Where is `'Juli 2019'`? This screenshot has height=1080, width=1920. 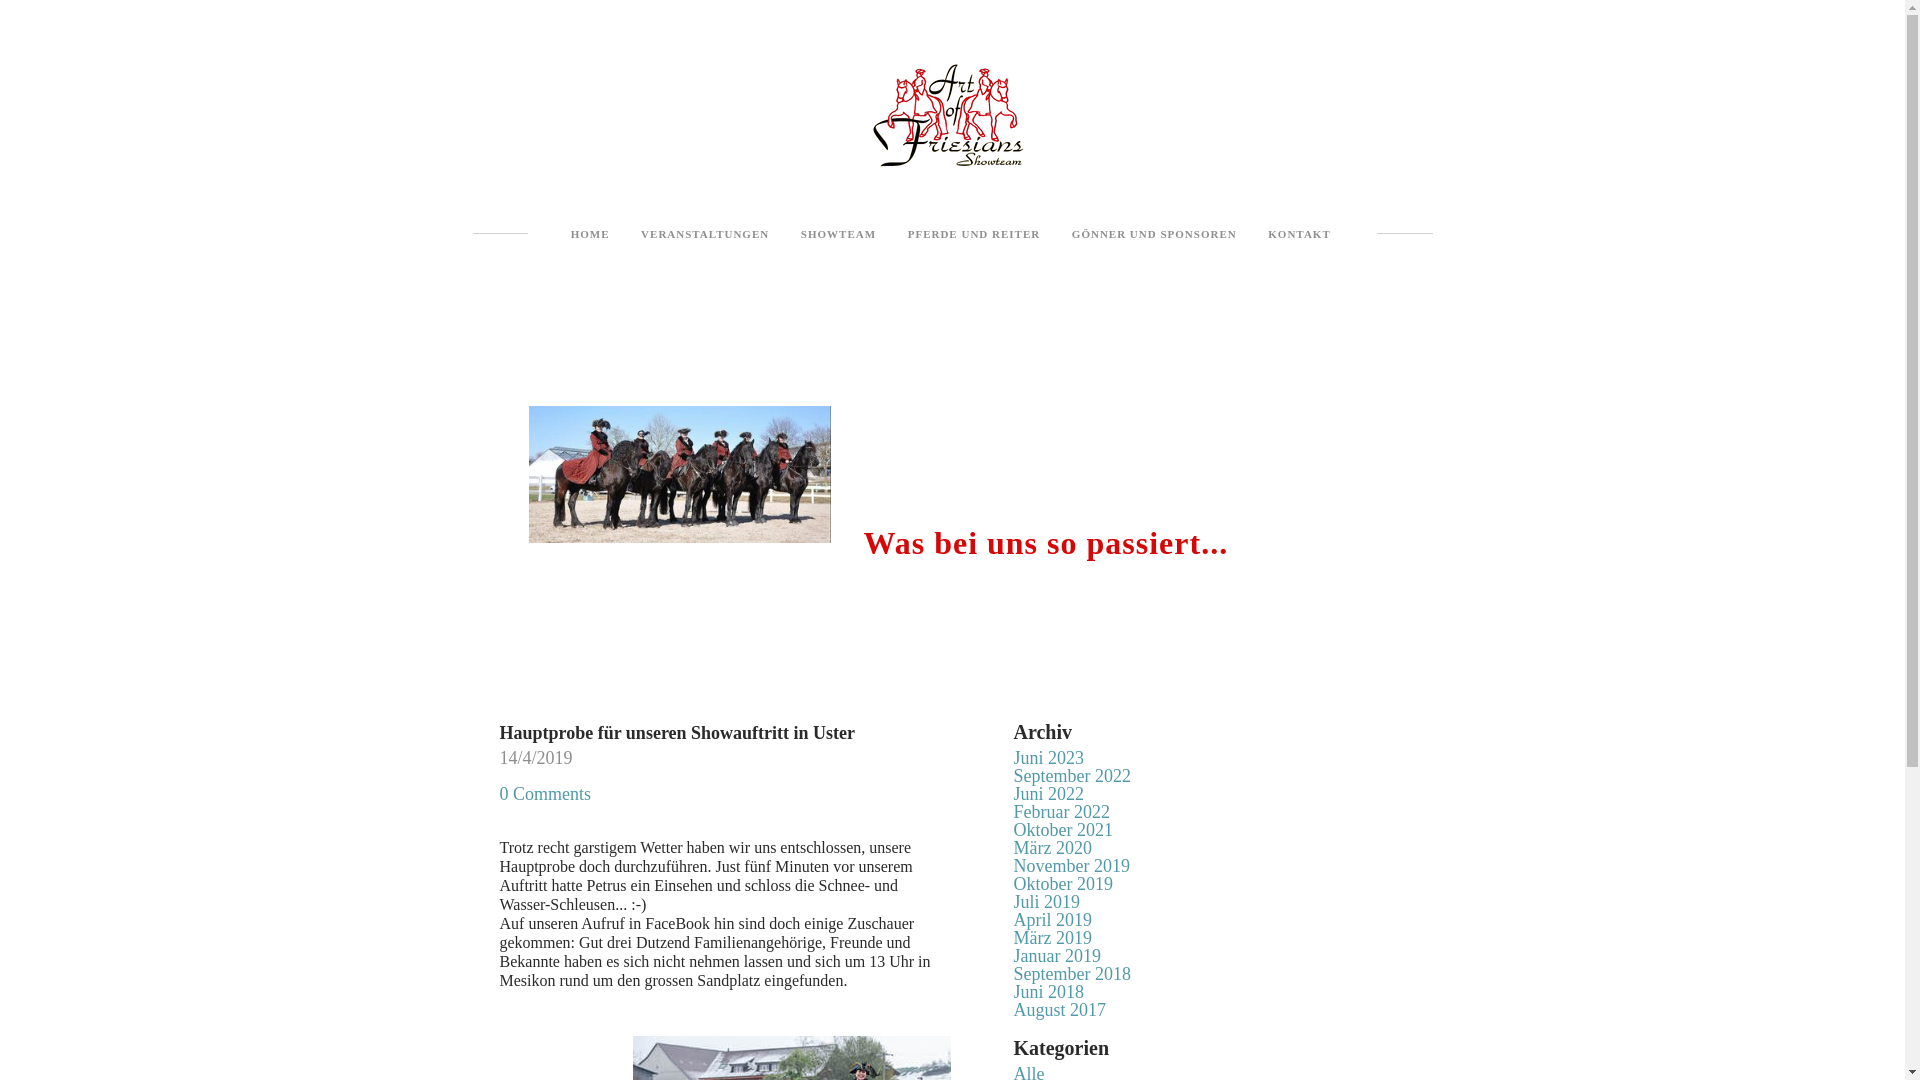 'Juli 2019' is located at coordinates (1046, 902).